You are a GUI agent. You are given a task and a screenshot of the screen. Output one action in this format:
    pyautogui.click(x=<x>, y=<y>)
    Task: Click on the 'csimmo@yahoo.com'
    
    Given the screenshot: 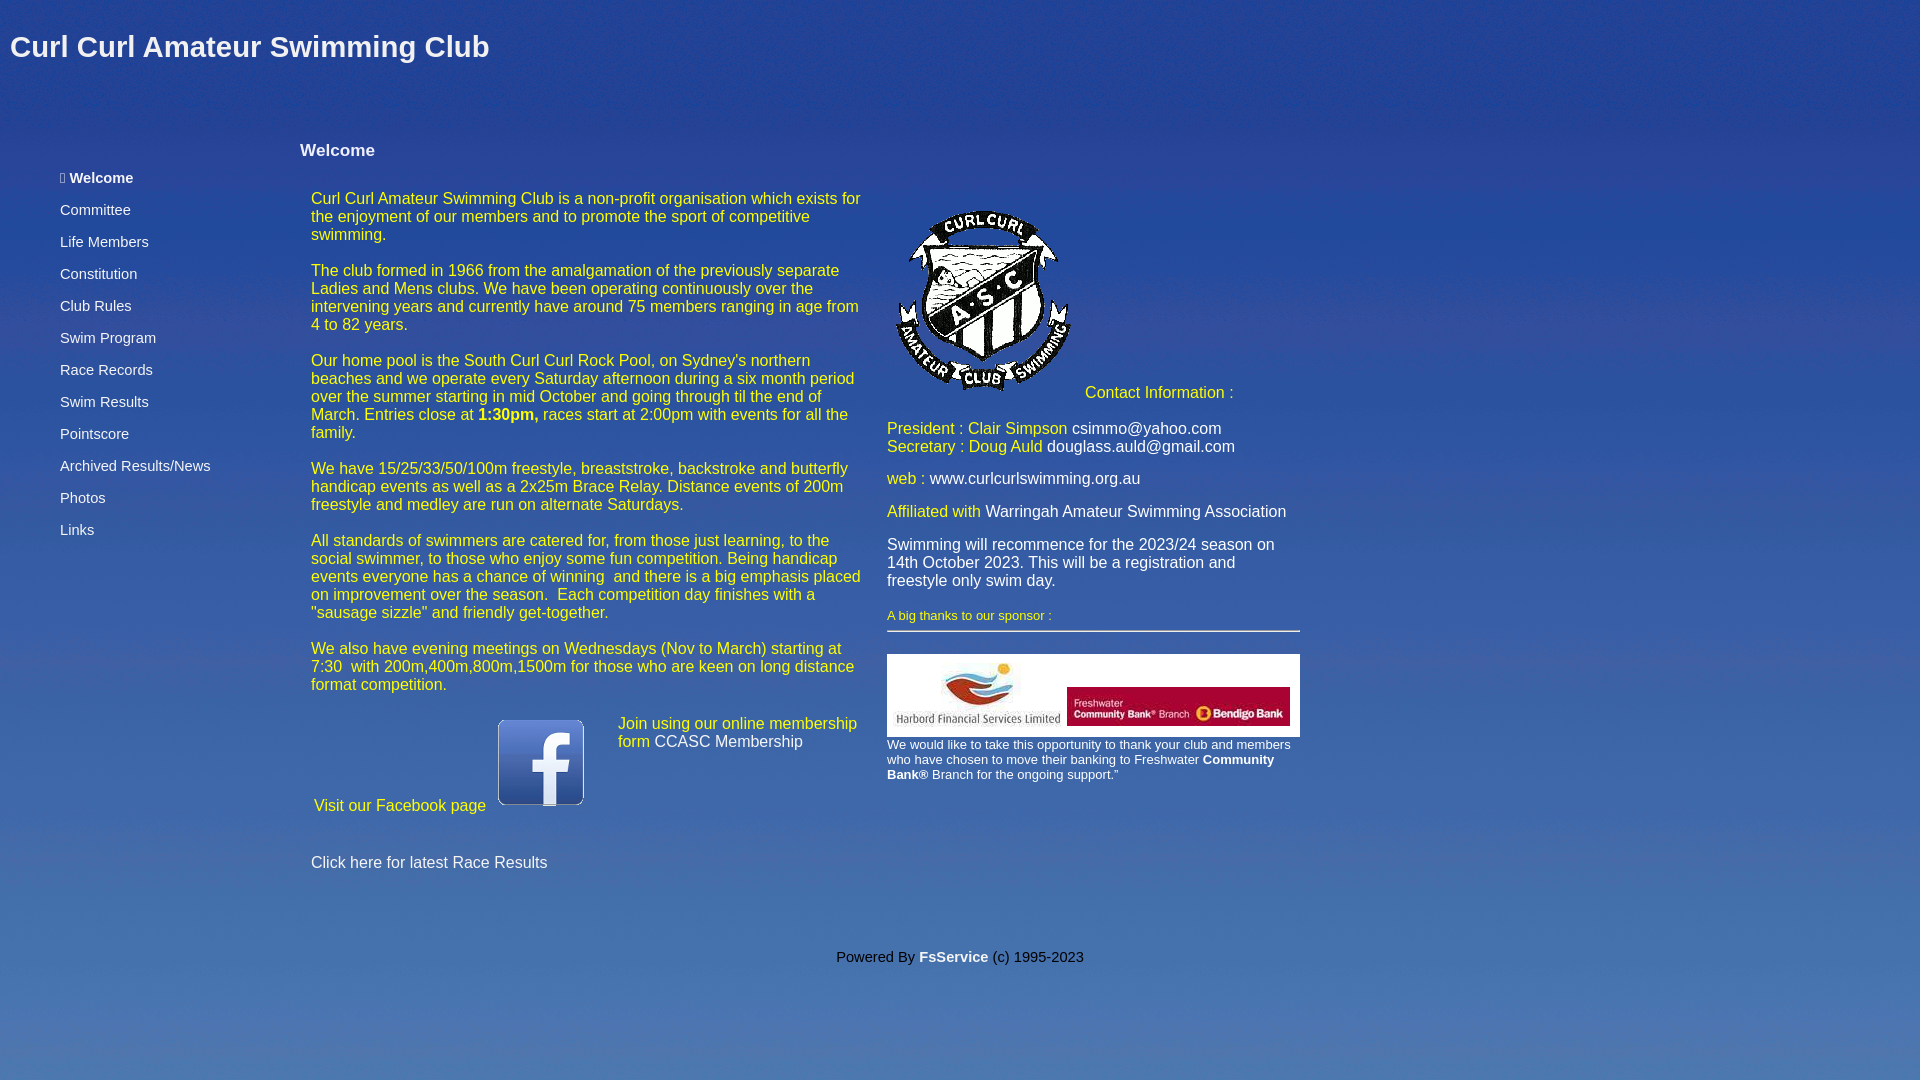 What is the action you would take?
    pyautogui.click(x=1147, y=427)
    